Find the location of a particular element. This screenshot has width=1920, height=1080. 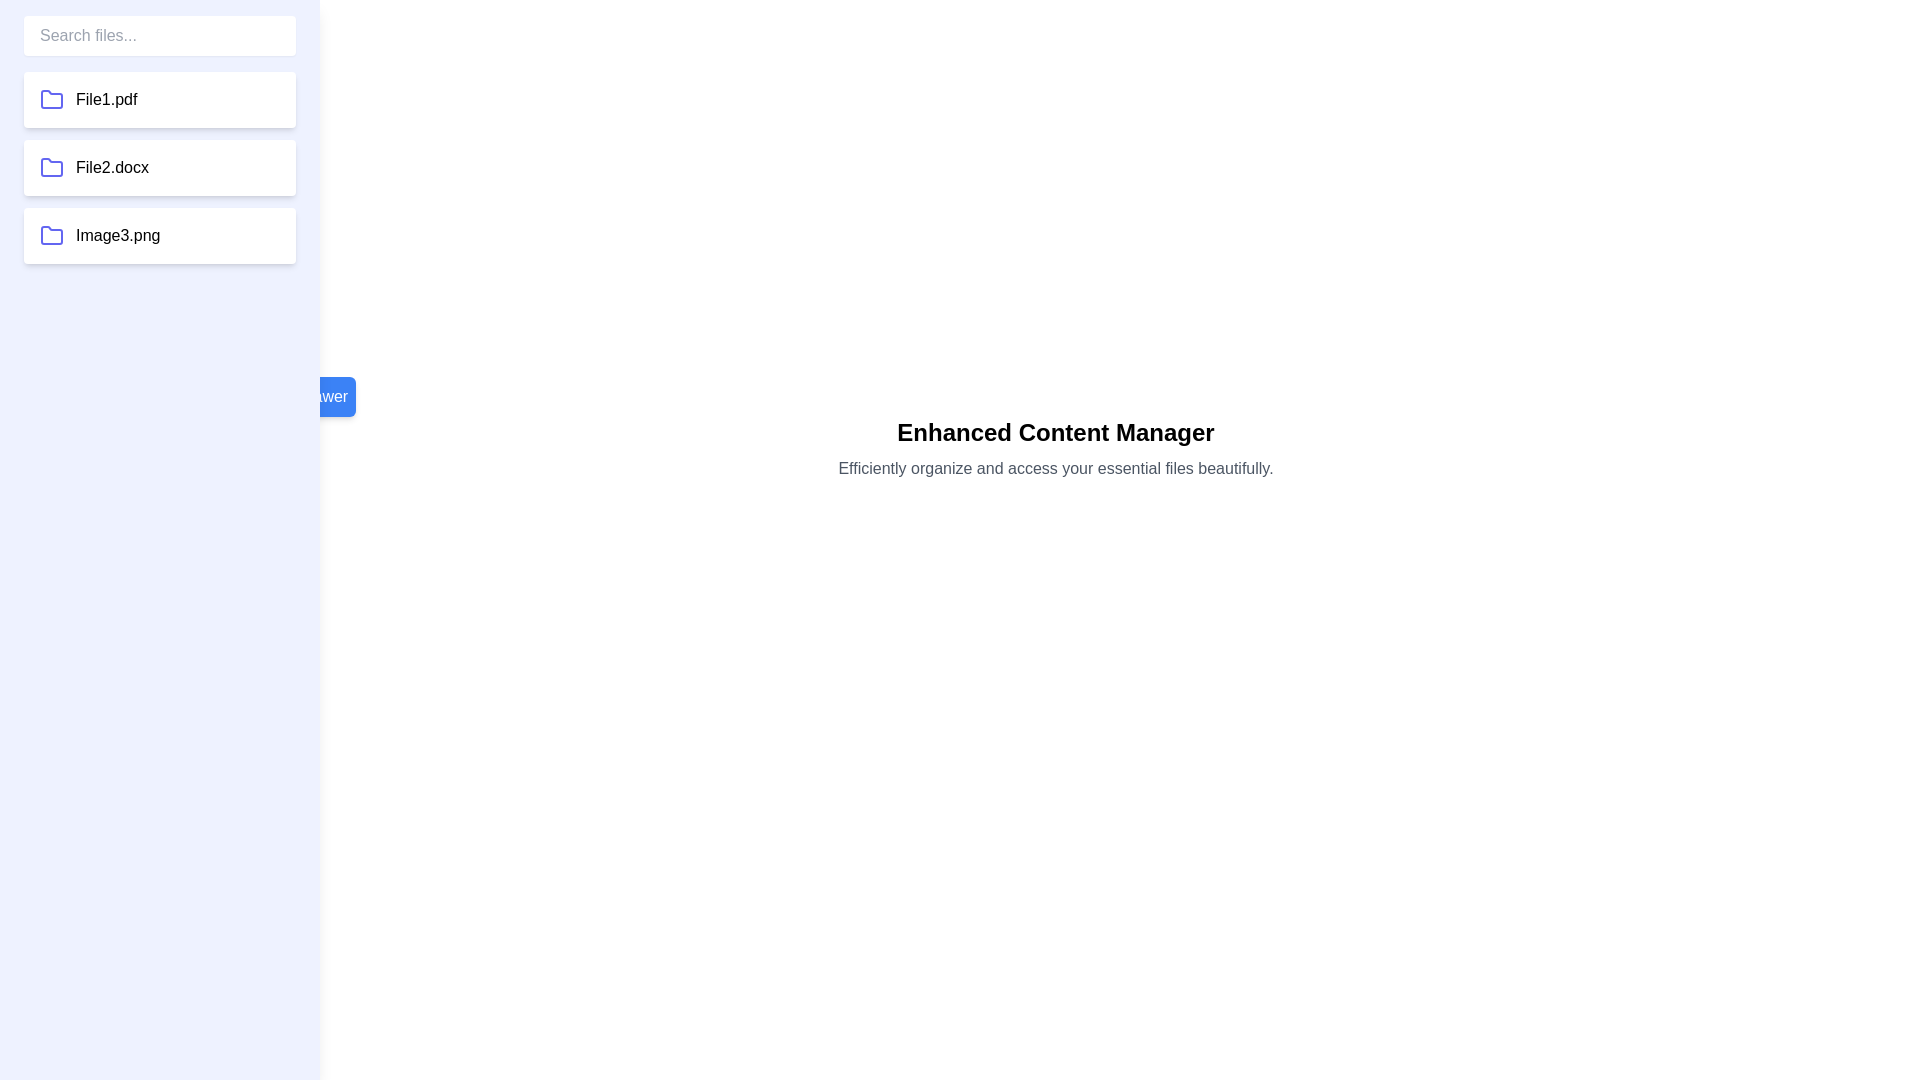

the file Image3.png from the list in the drawer is located at coordinates (158, 234).